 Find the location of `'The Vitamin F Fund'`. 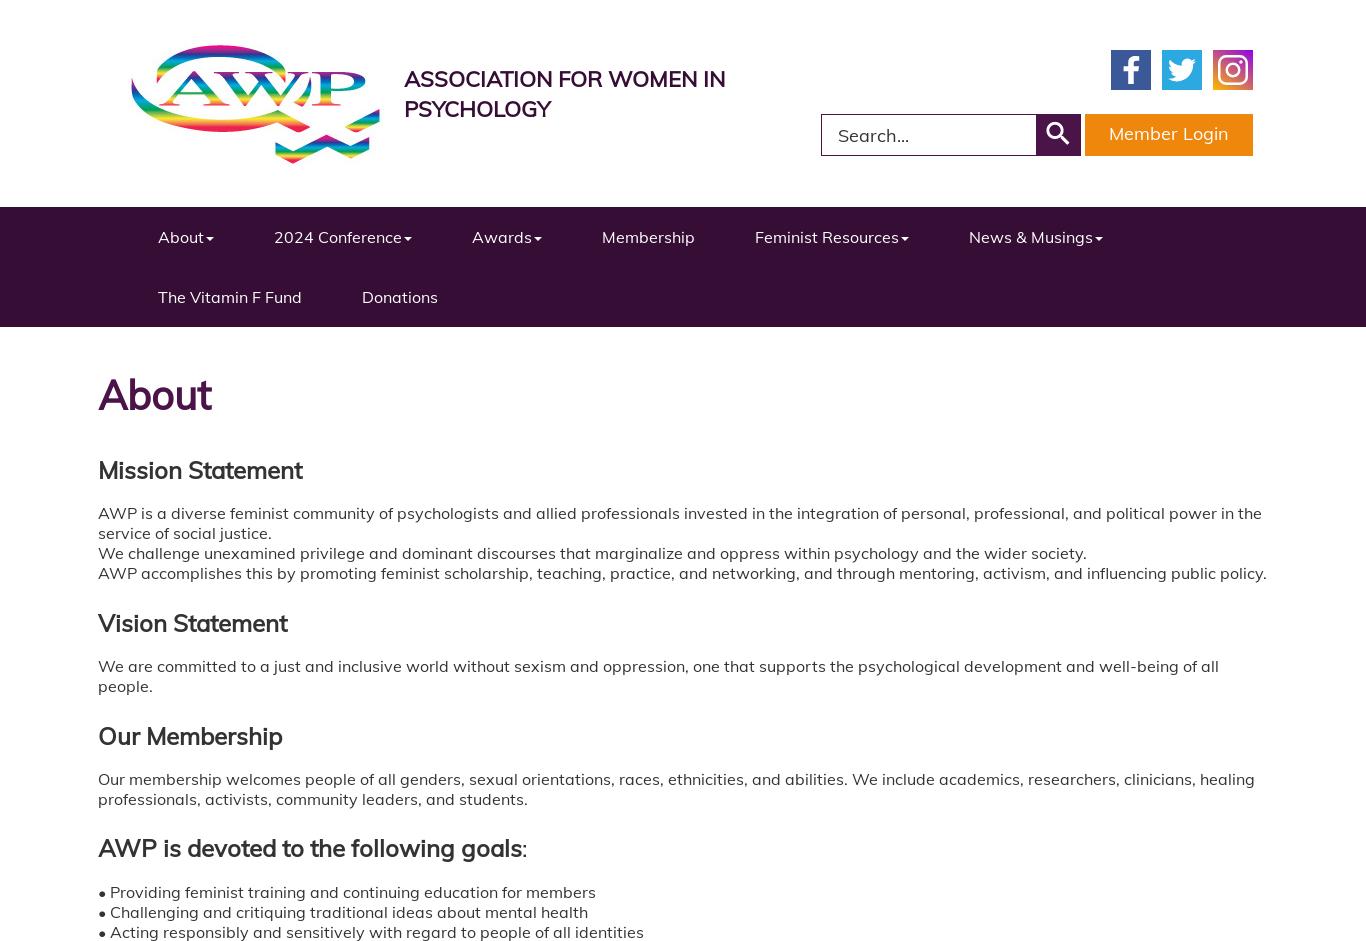

'The Vitamin F Fund' is located at coordinates (230, 296).